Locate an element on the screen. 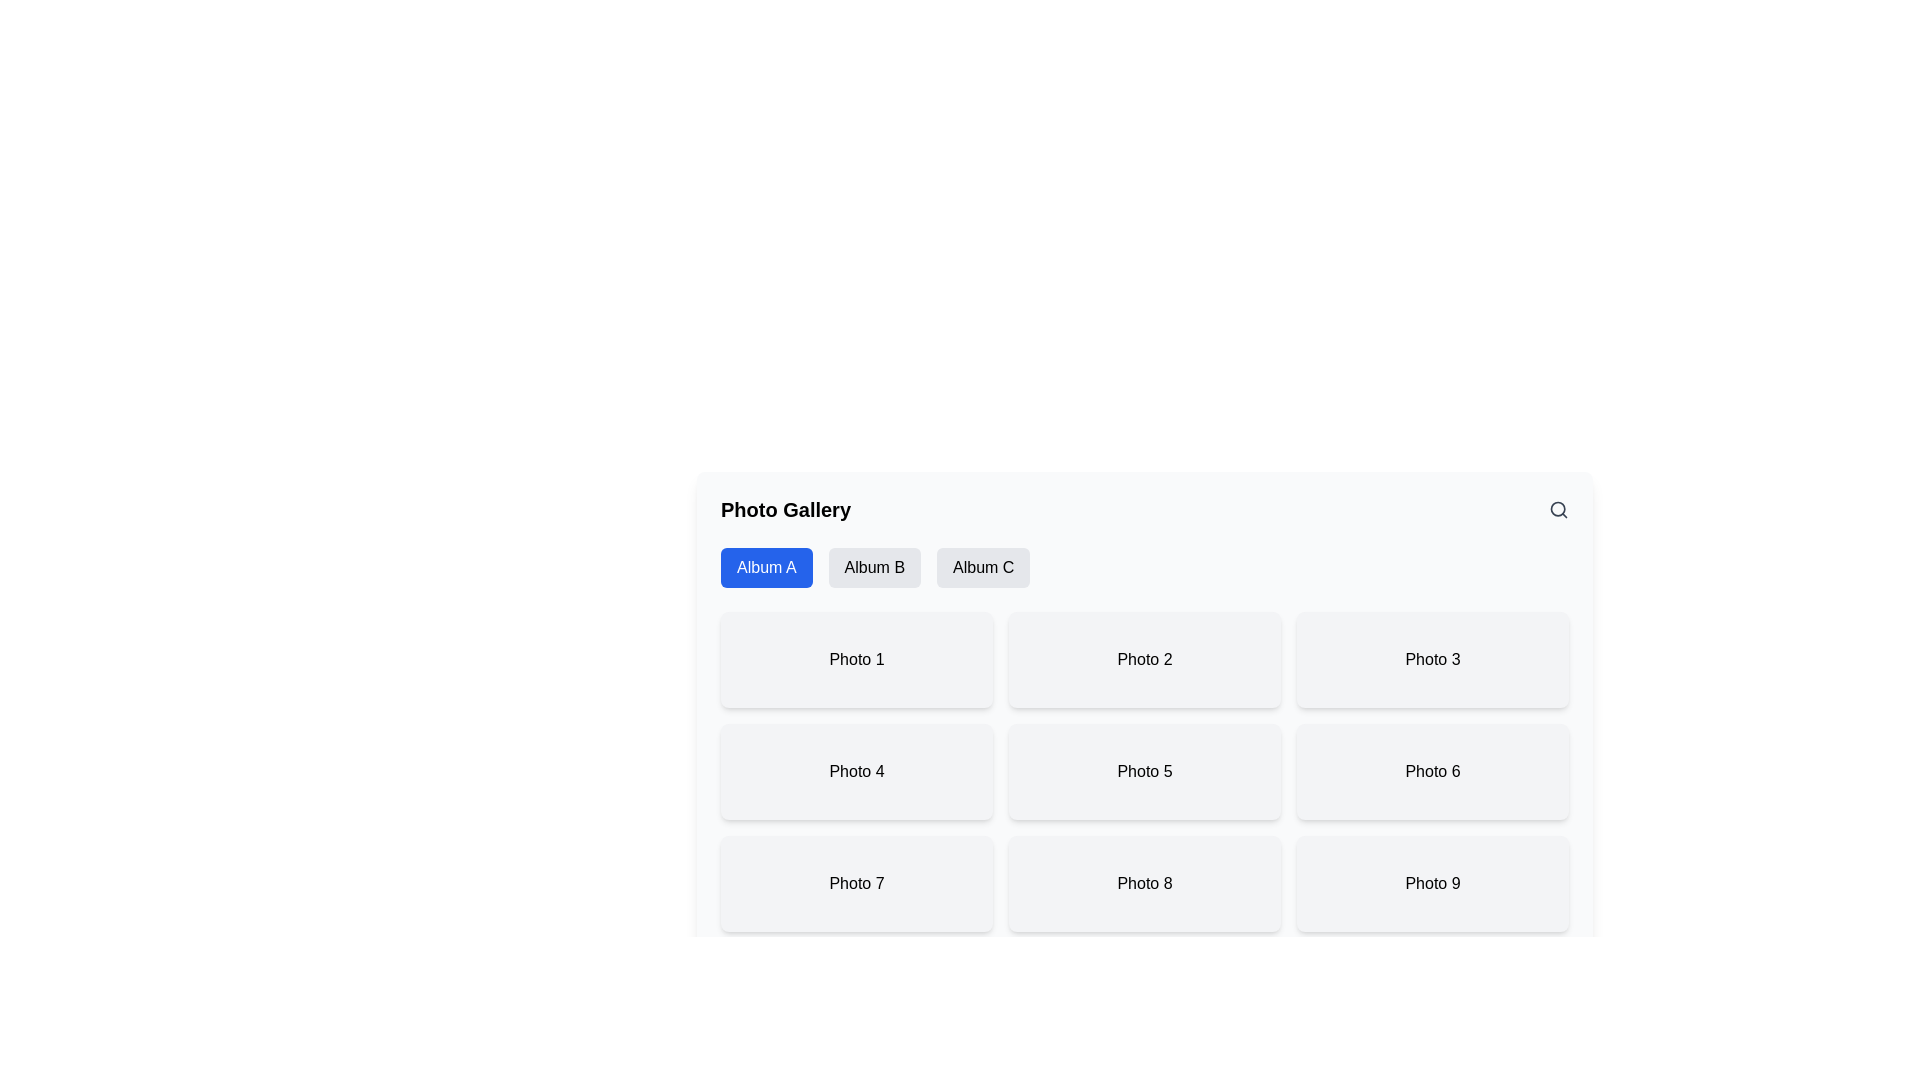  the static label styled as a card that represents 'Photo 4' within the gallery grid, located in the second row and first column, below 'Photo 1' and to the left of 'Photo 5' is located at coordinates (857, 770).